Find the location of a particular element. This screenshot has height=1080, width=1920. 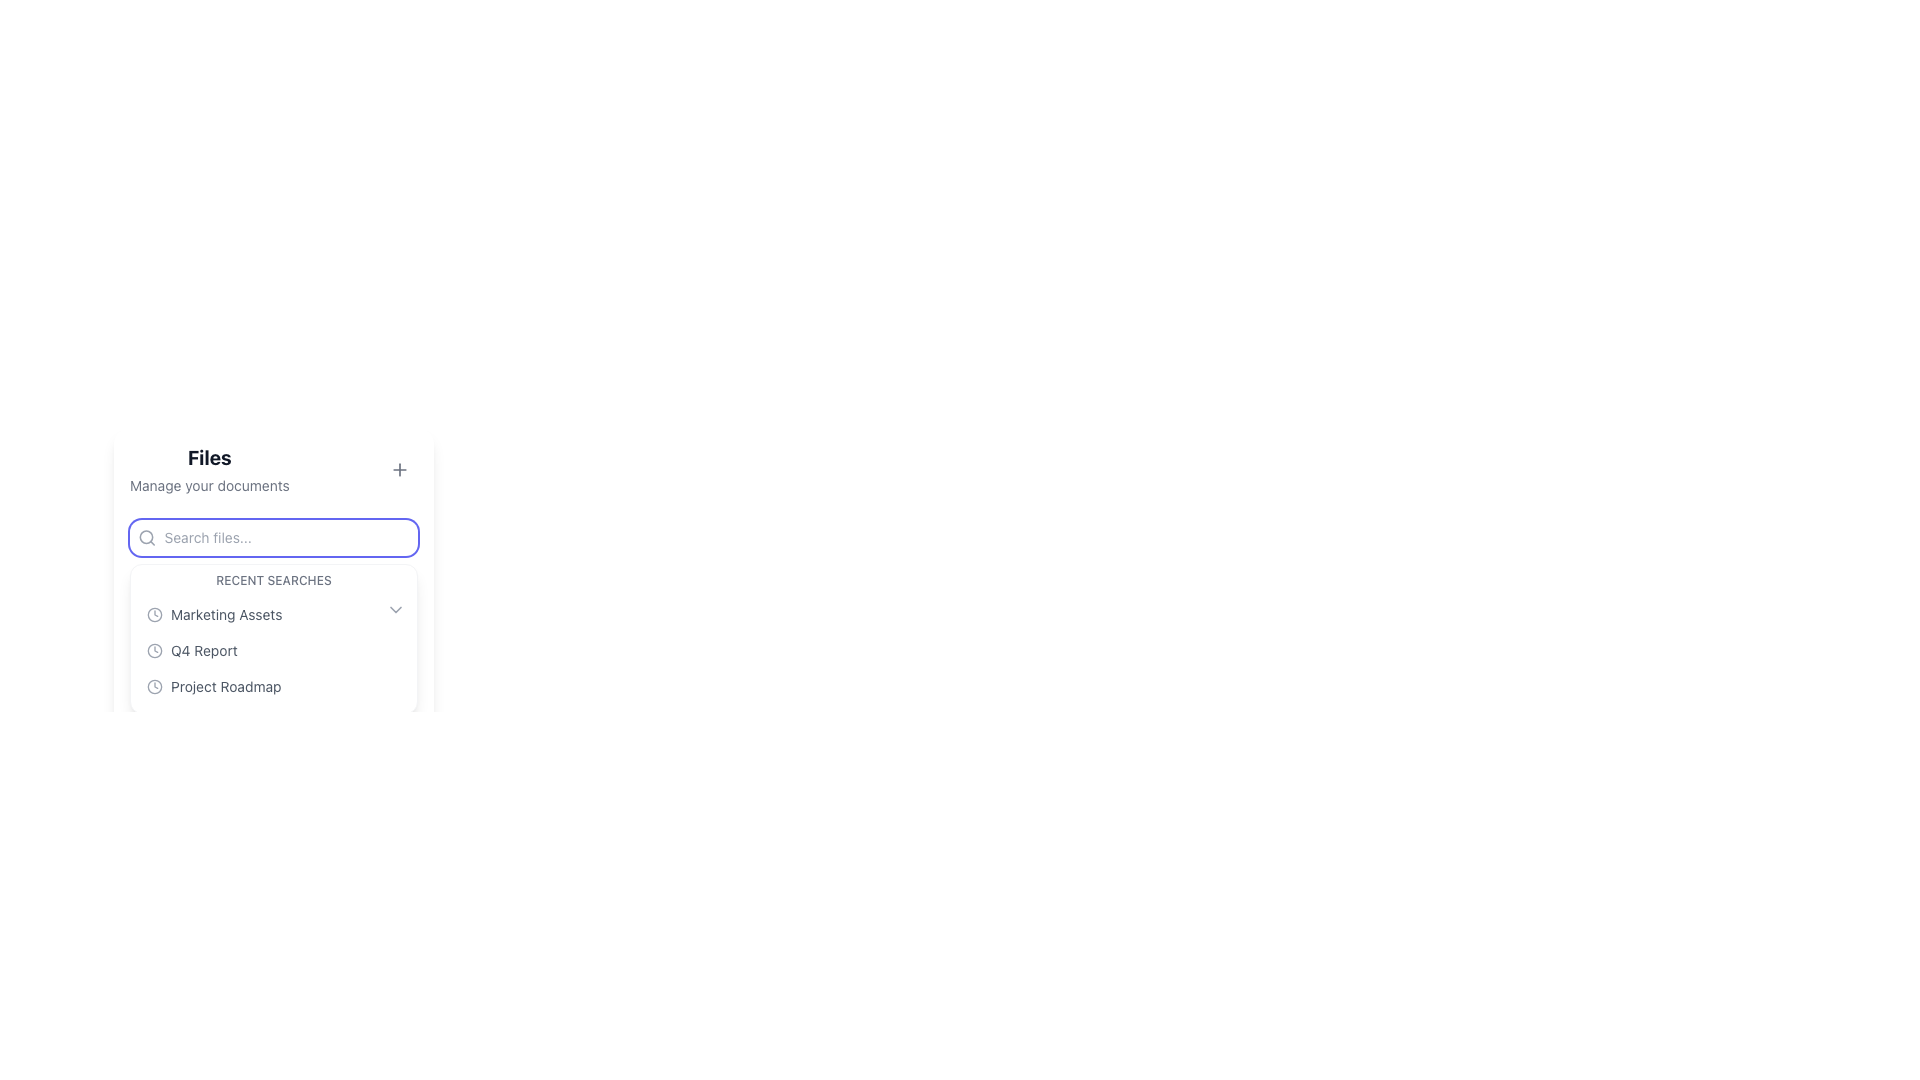

the text block containing the heading 'Files' and the subtitle 'Manage your documents', which is positioned near the top-left corner of the interface is located at coordinates (209, 470).